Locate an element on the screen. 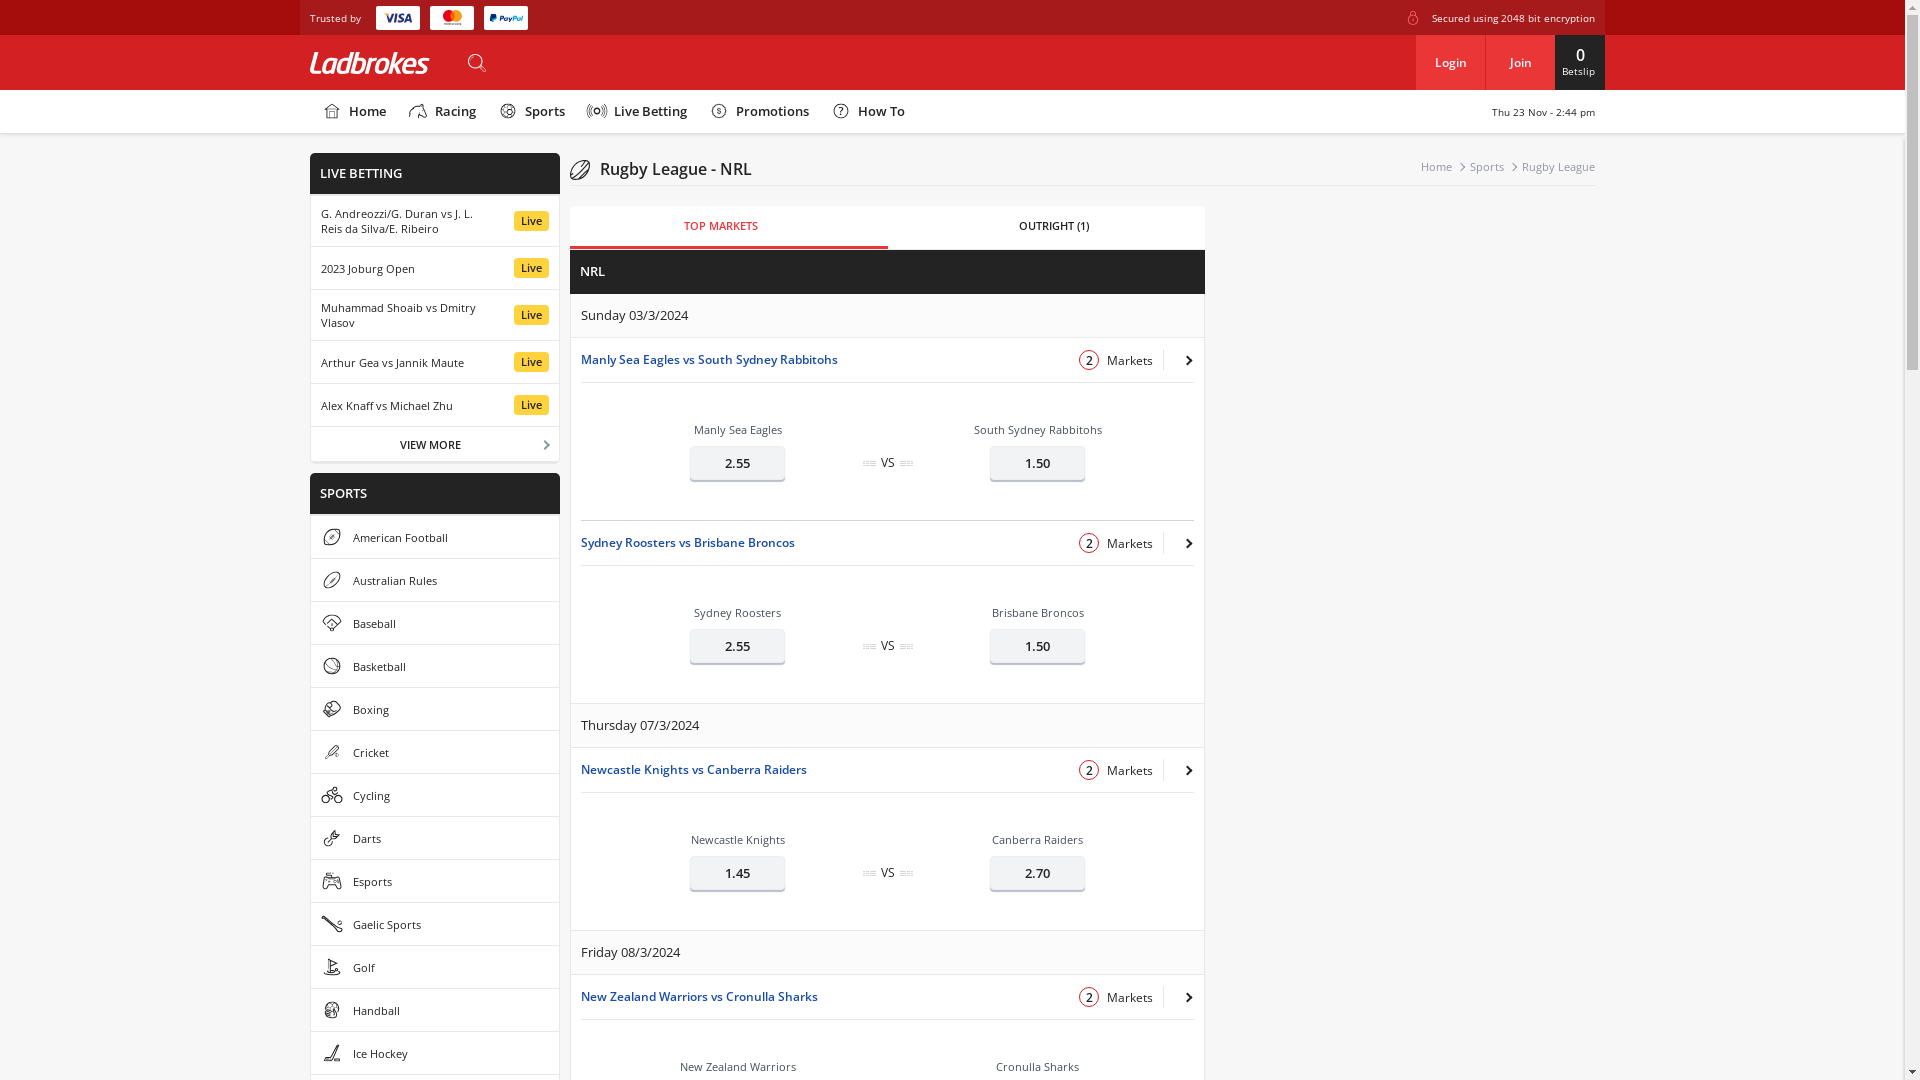  'Australian Rules' is located at coordinates (434, 579).